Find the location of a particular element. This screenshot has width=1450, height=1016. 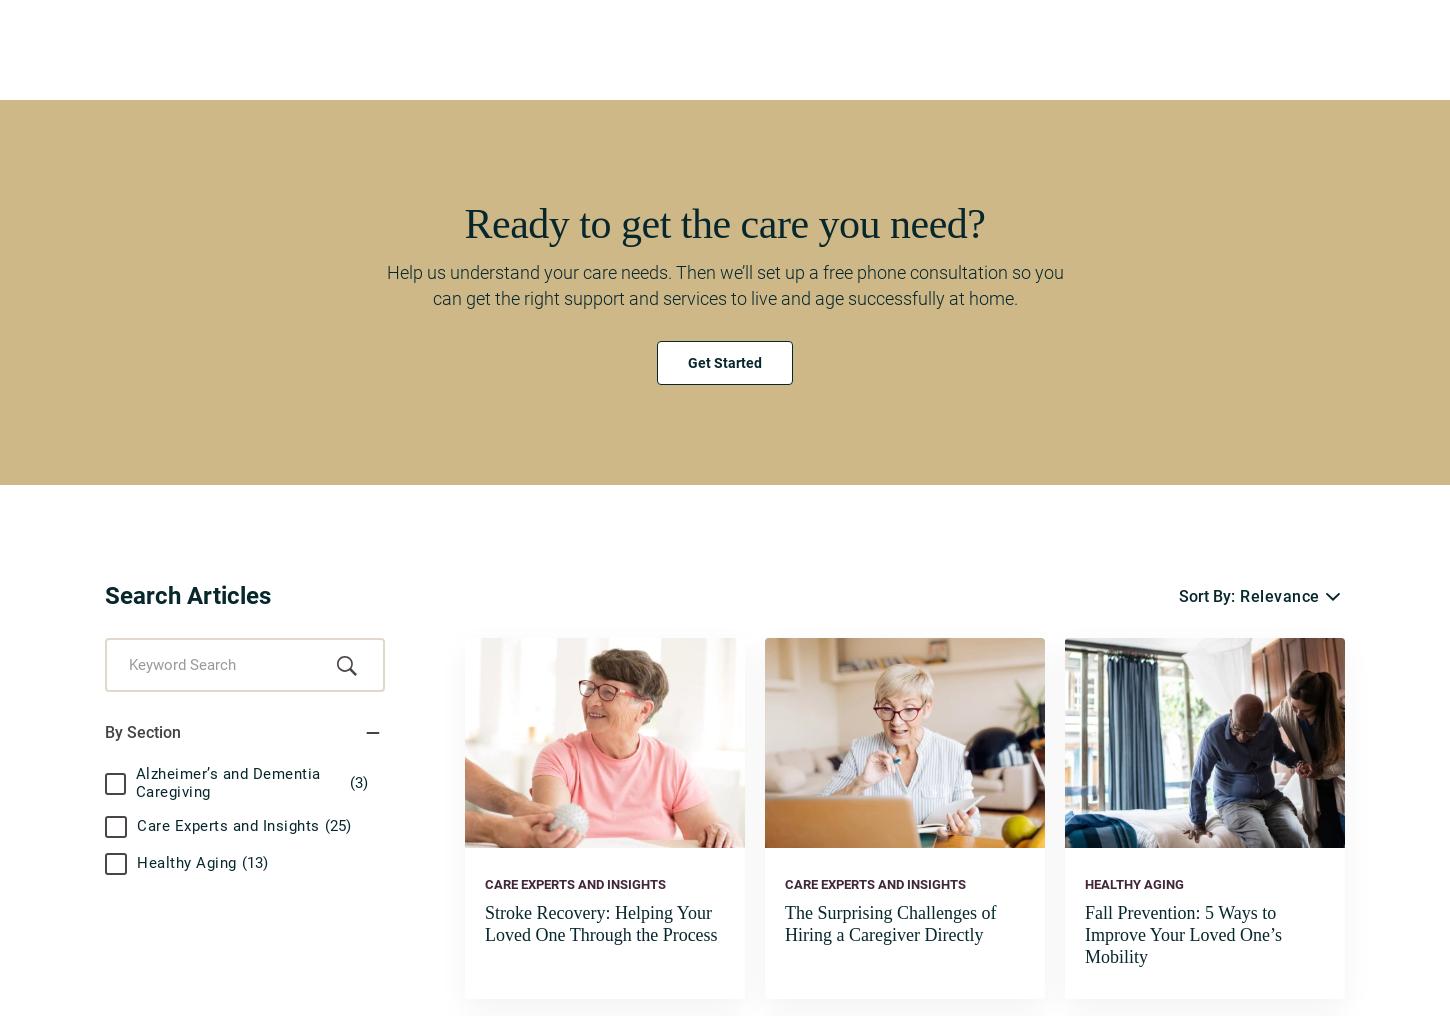

'By Section' is located at coordinates (141, 732).